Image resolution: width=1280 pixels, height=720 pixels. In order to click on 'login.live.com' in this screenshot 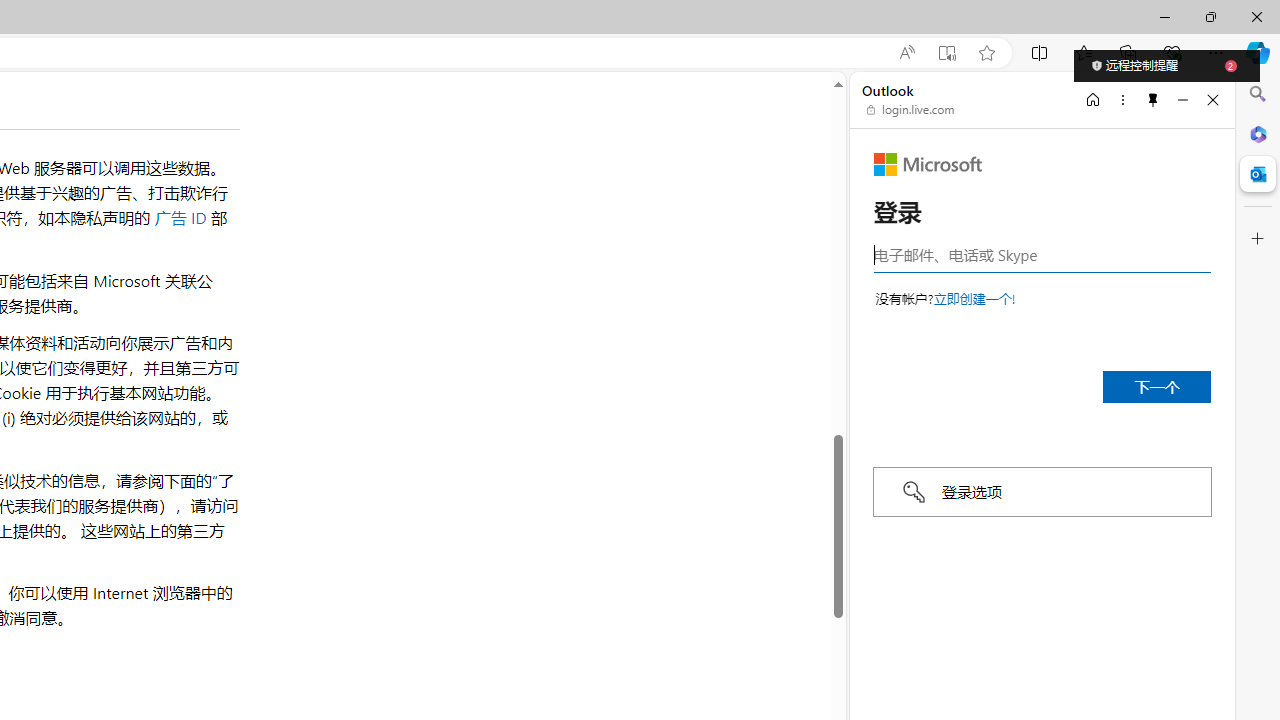, I will do `click(910, 110)`.